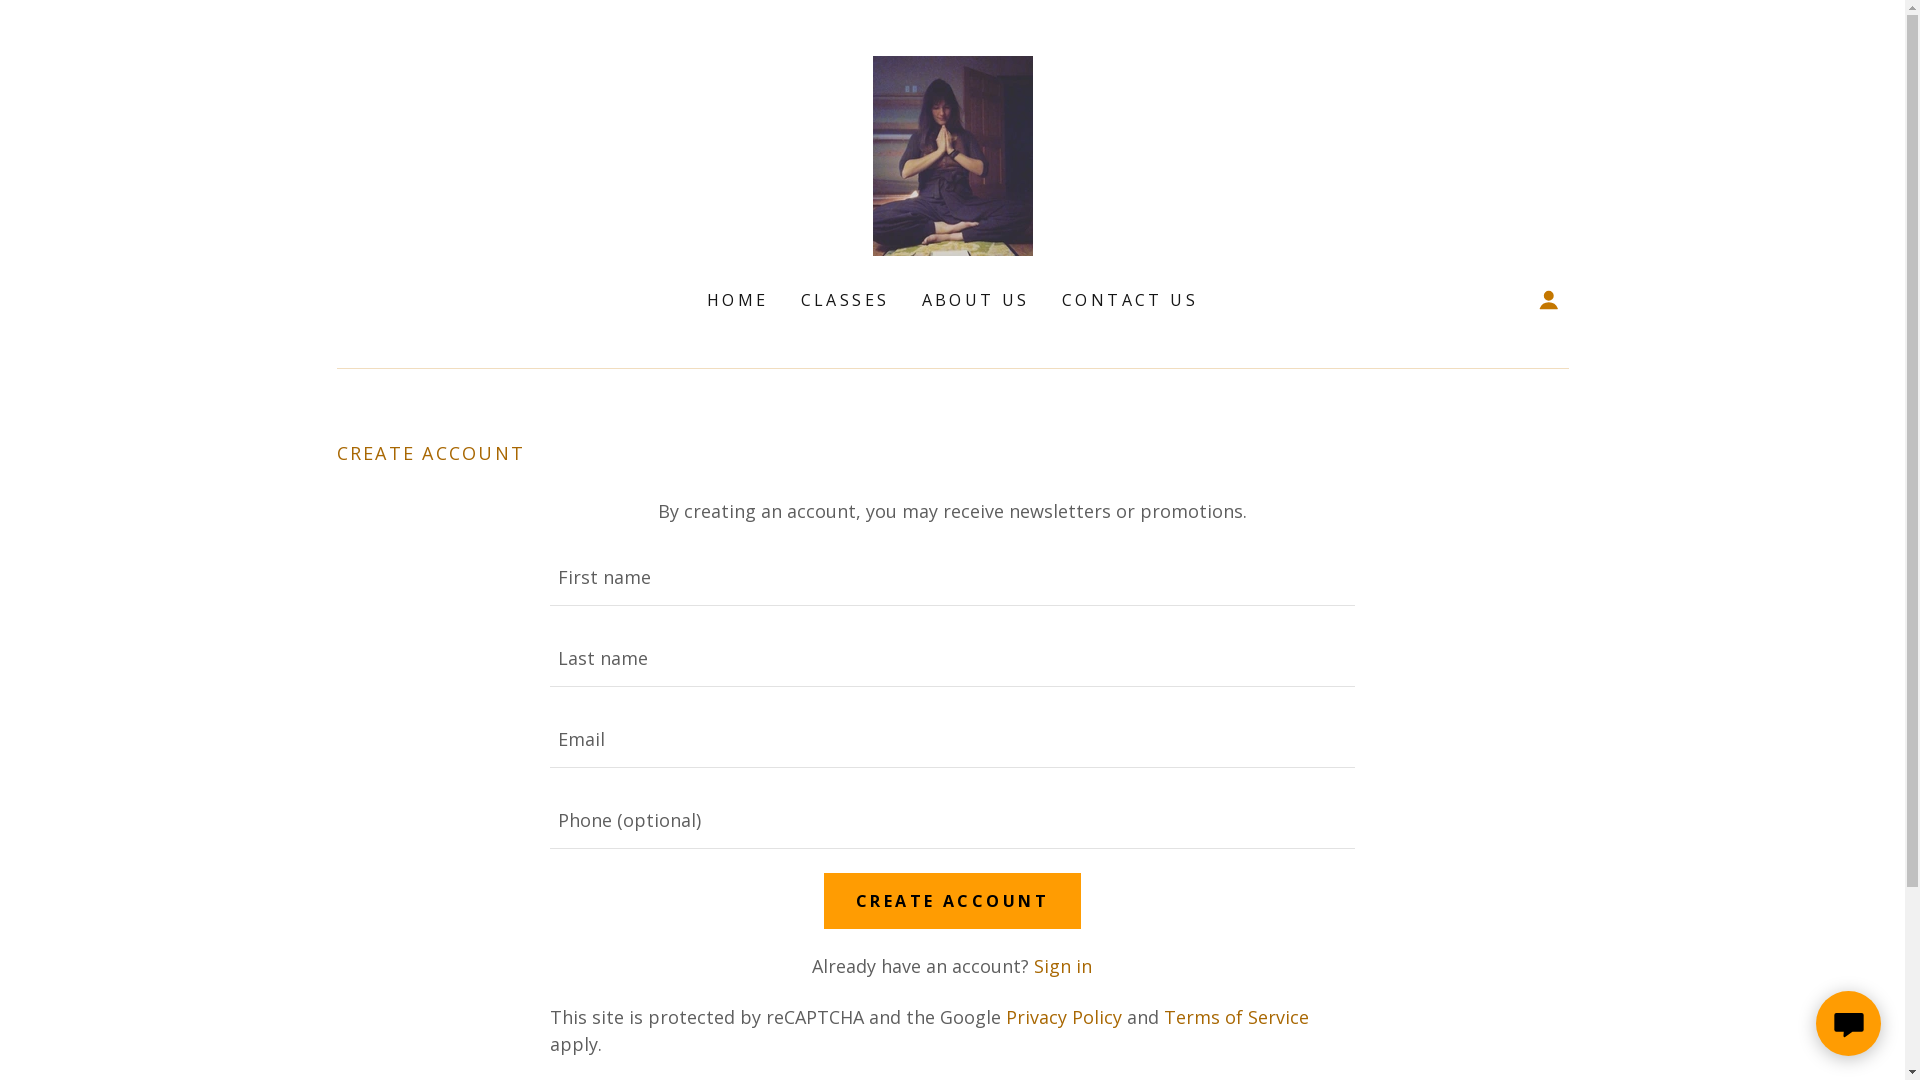 This screenshot has height=1080, width=1920. I want to click on 'CREATE ACCOUNT', so click(951, 901).